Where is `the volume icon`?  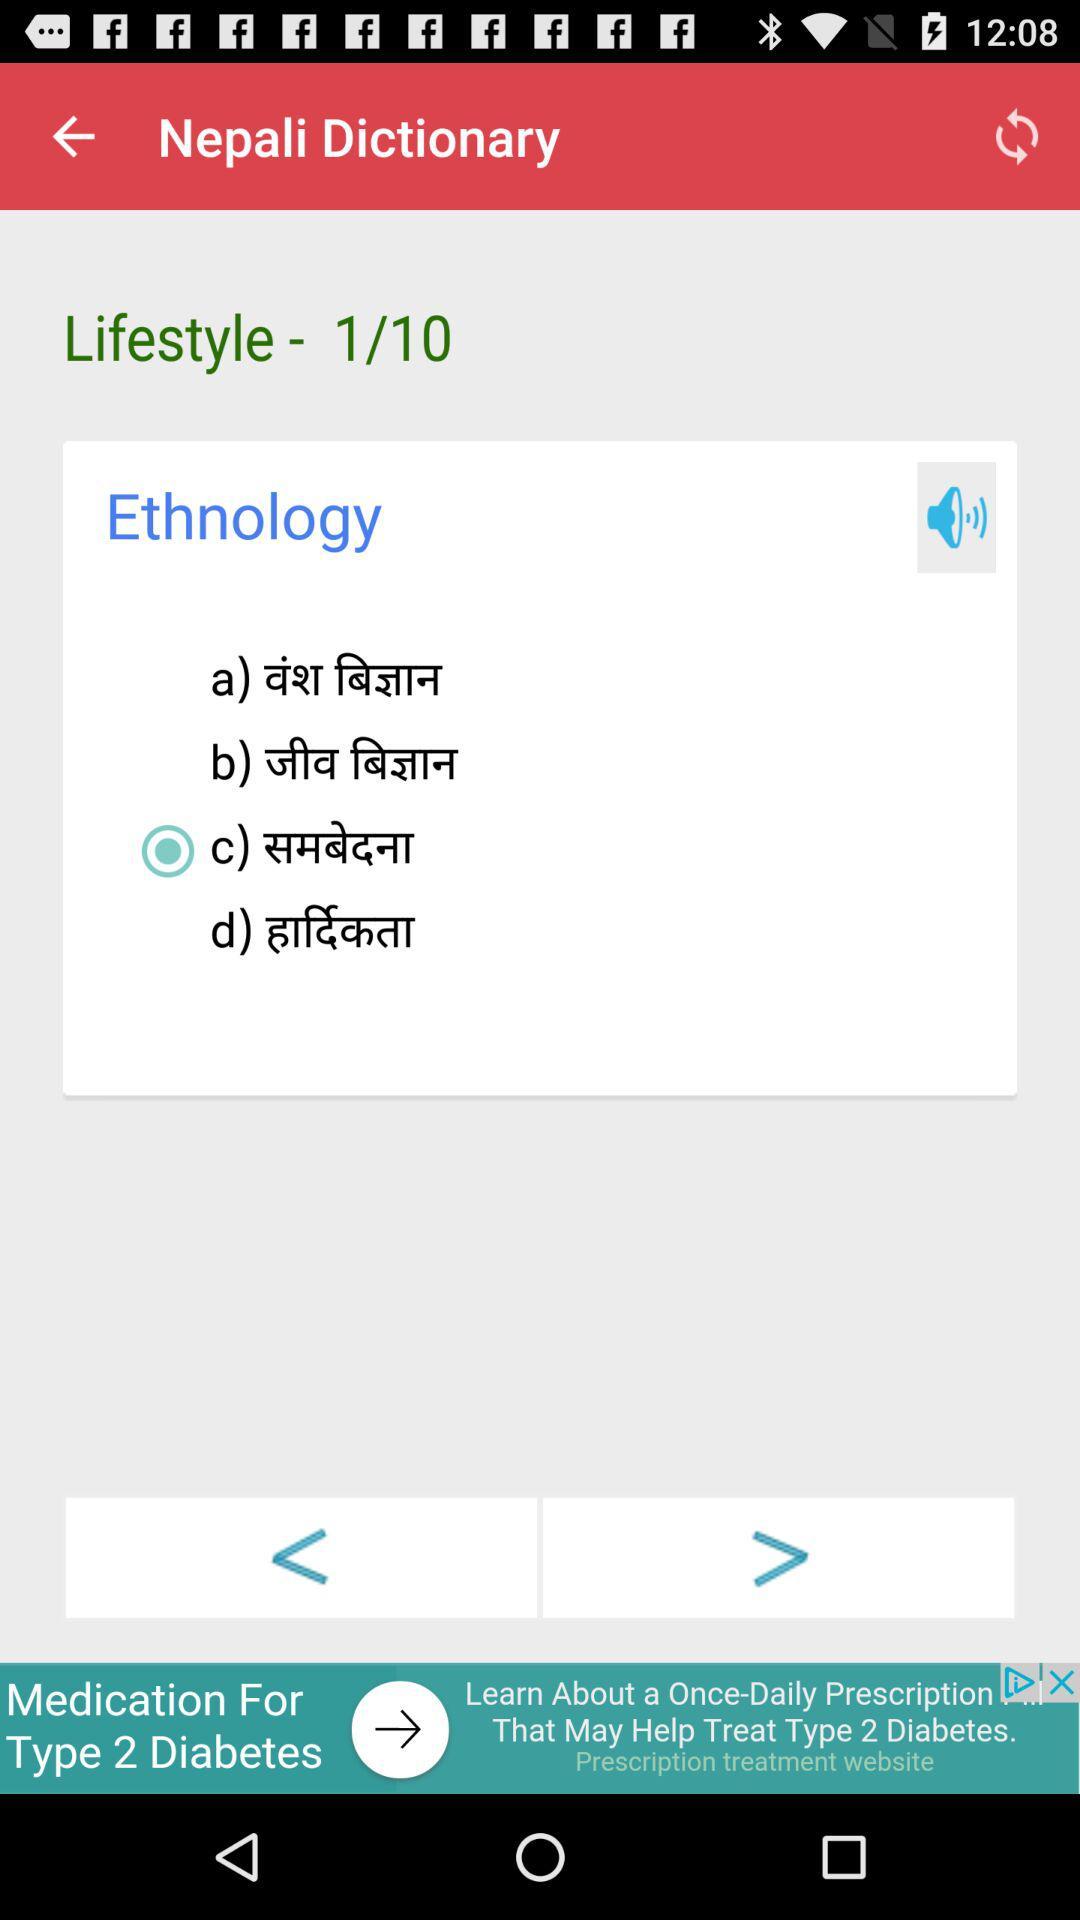 the volume icon is located at coordinates (955, 553).